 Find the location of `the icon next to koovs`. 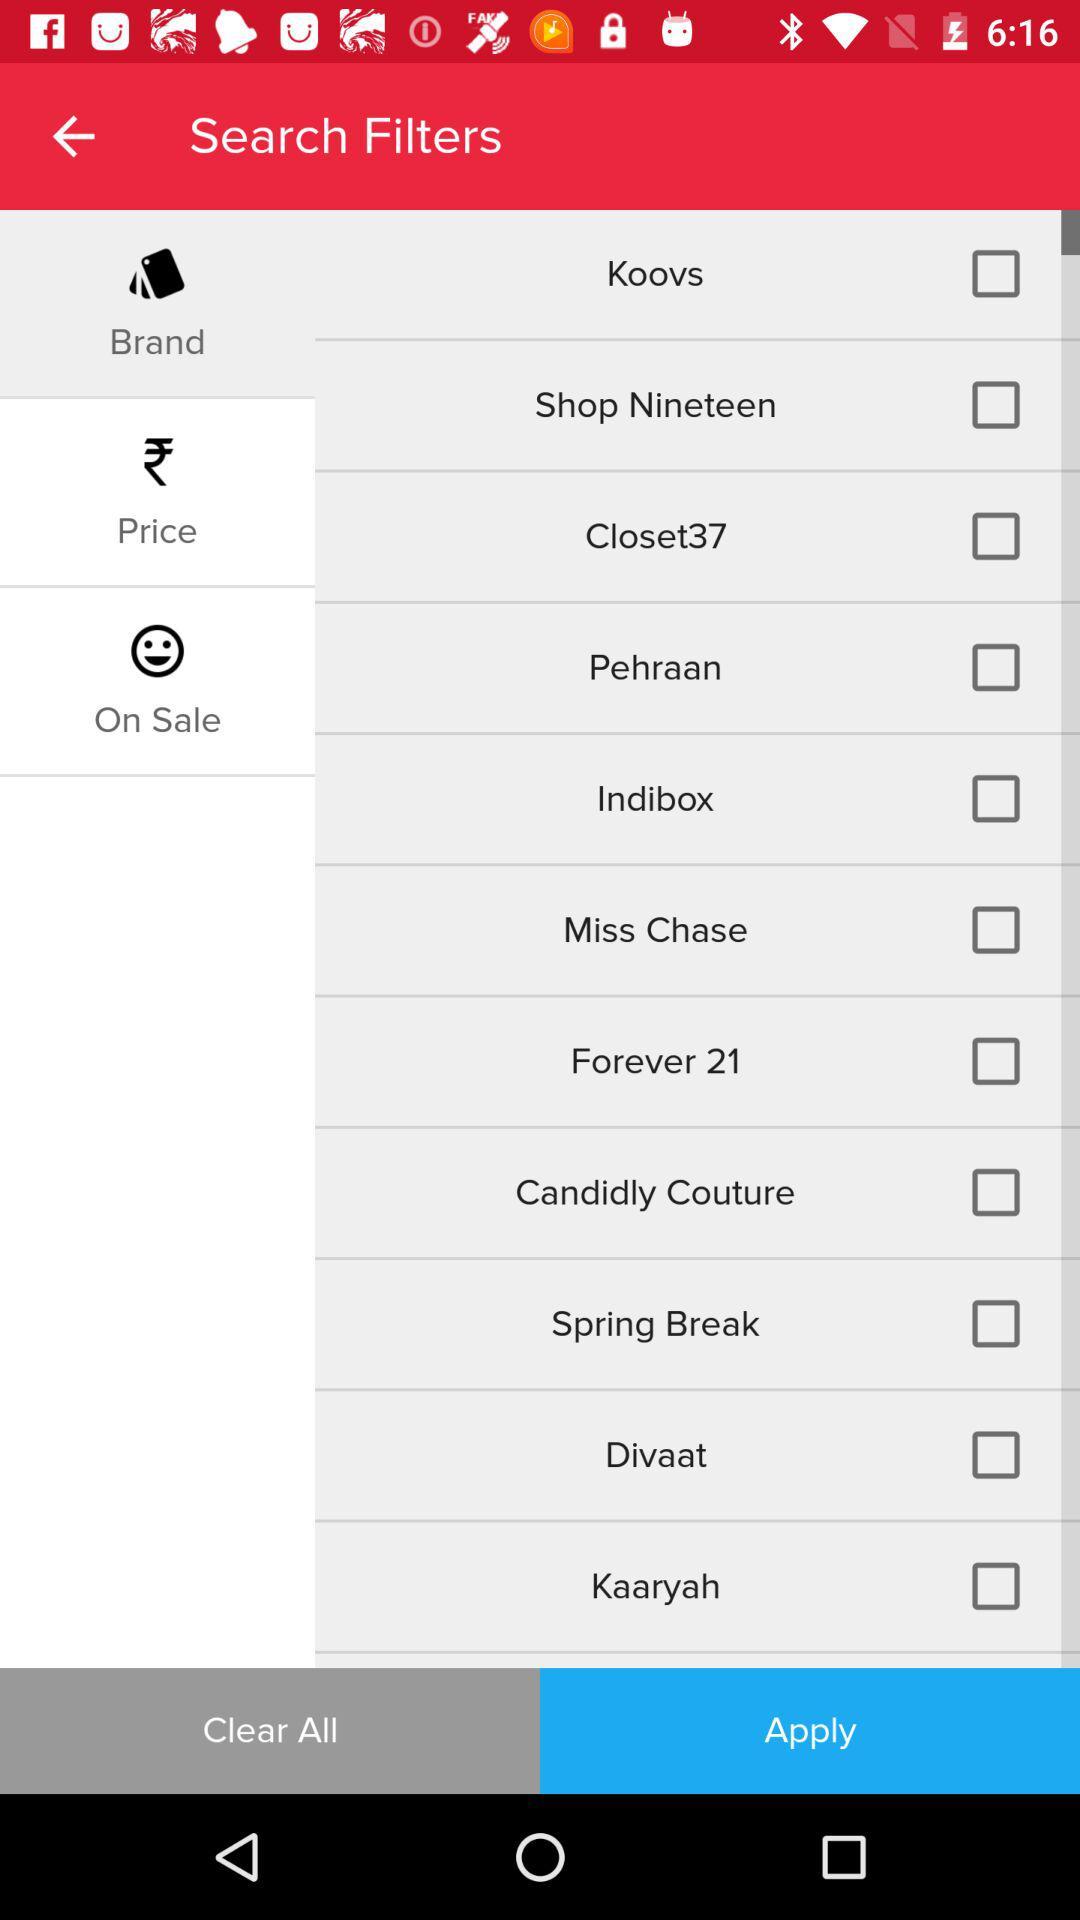

the icon next to koovs is located at coordinates (156, 342).